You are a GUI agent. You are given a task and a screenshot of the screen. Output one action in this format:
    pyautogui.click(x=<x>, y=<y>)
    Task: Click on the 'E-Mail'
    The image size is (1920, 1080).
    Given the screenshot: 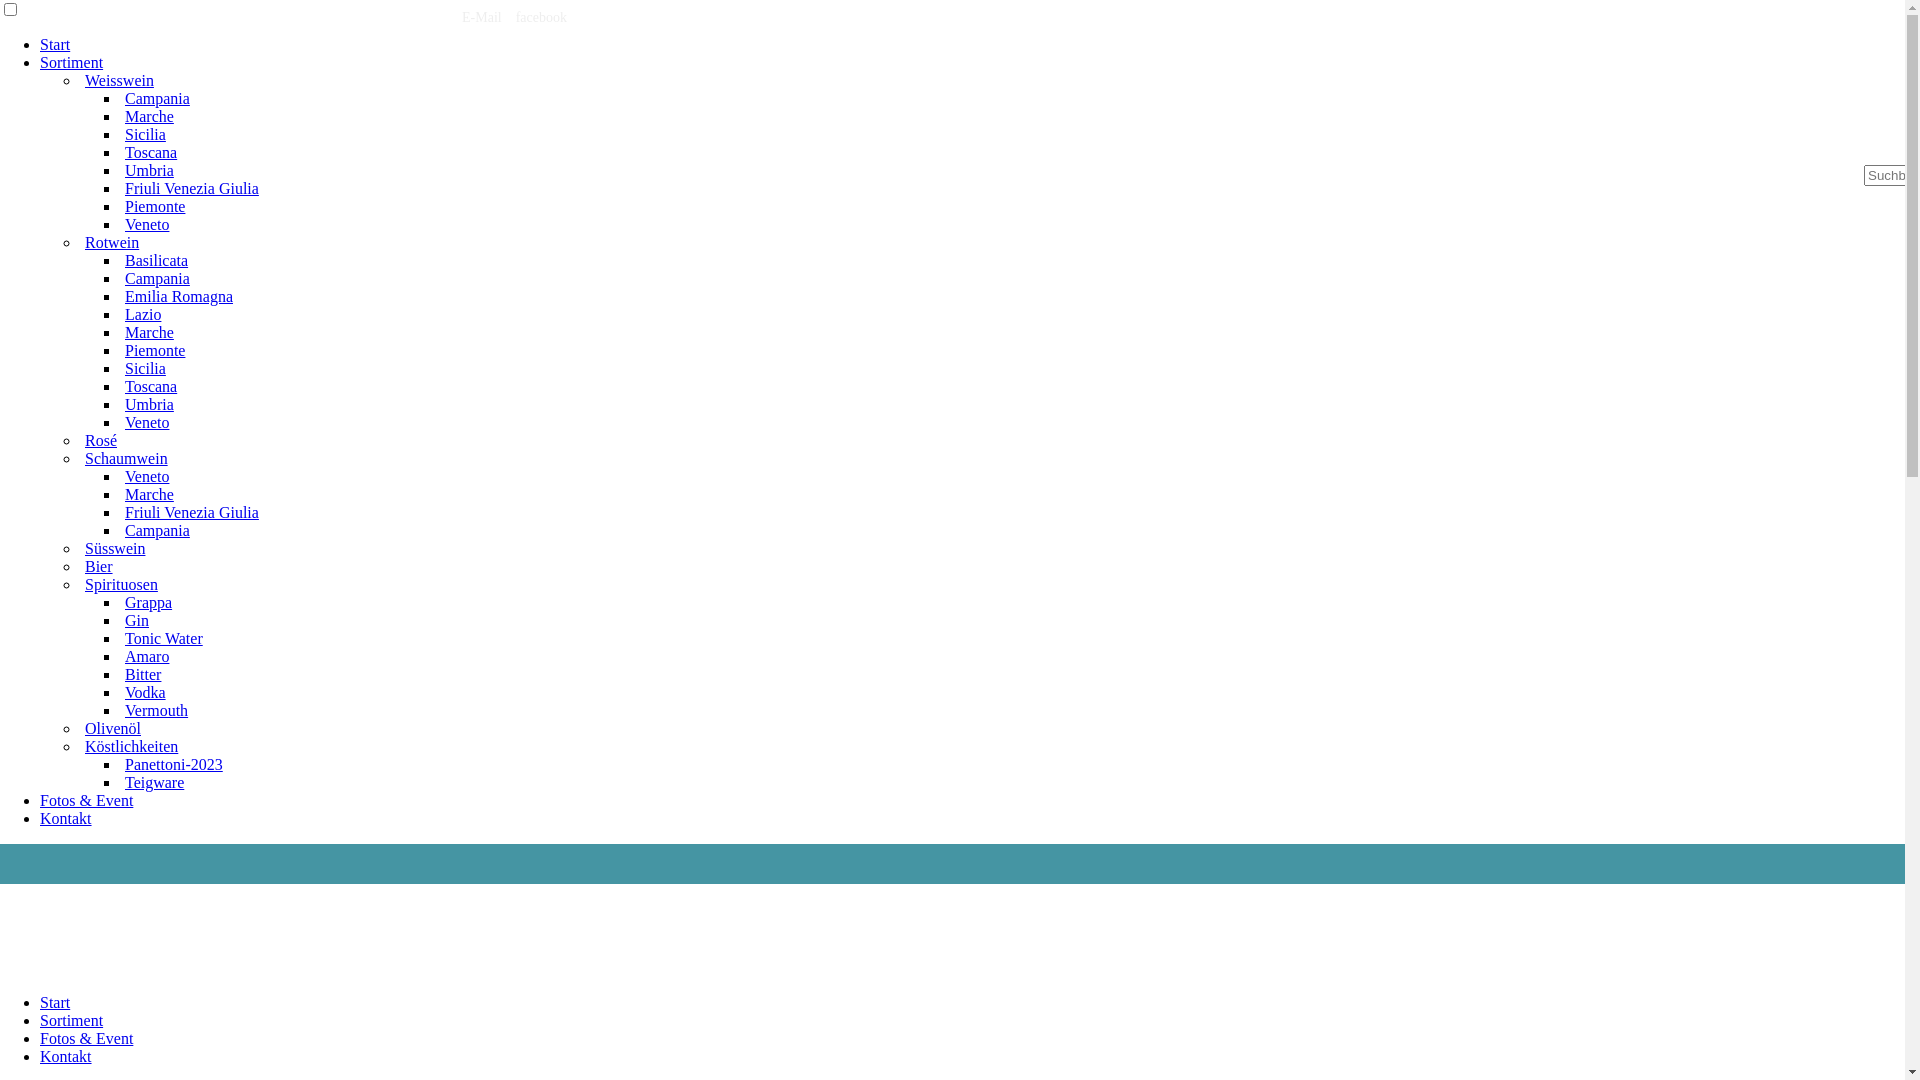 What is the action you would take?
    pyautogui.click(x=481, y=17)
    